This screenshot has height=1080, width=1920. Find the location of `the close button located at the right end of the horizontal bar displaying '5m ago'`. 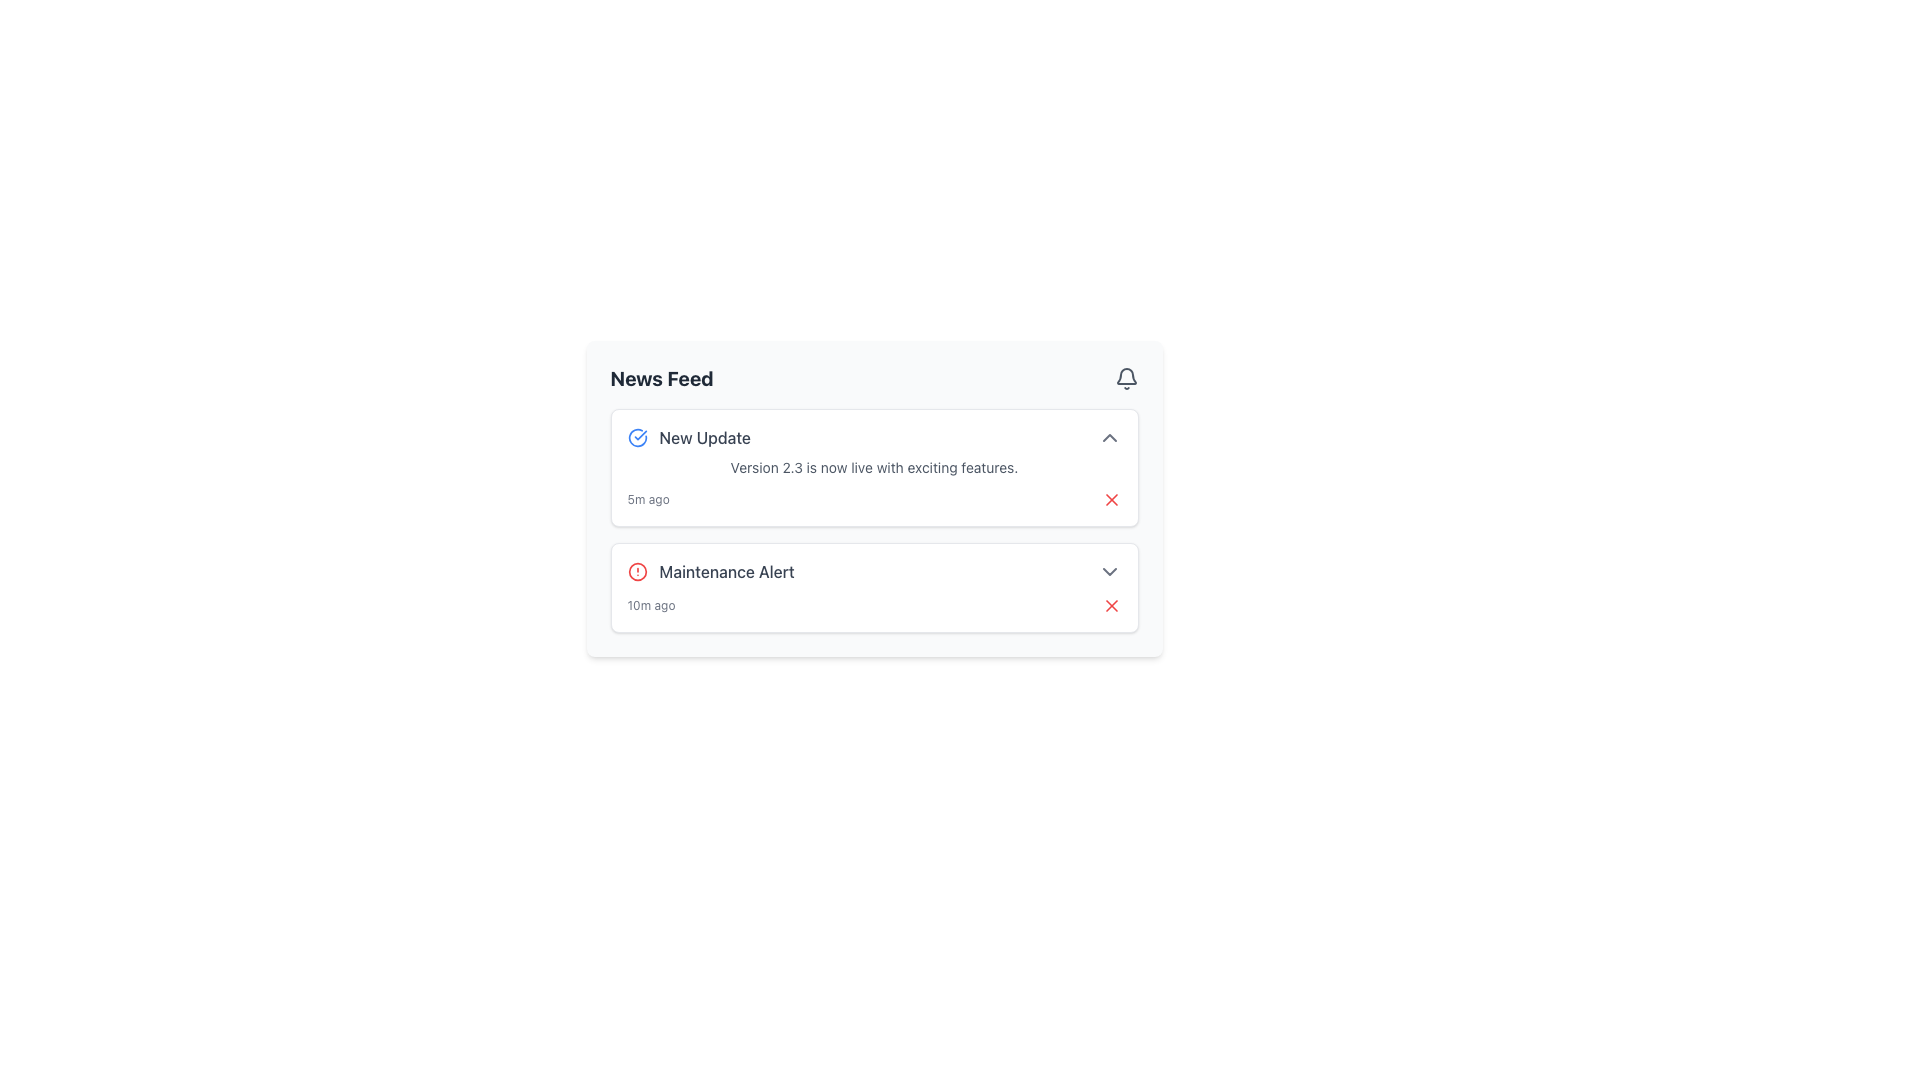

the close button located at the right end of the horizontal bar displaying '5m ago' is located at coordinates (1110, 499).